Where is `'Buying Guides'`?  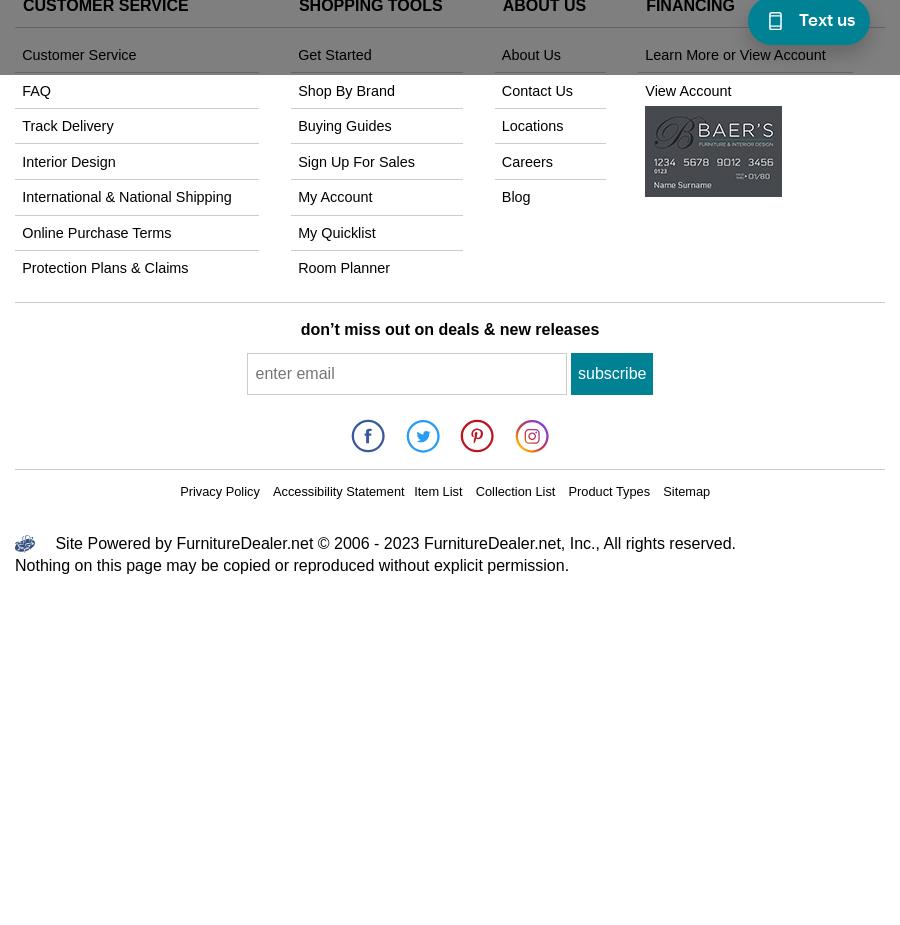
'Buying Guides' is located at coordinates (296, 124).